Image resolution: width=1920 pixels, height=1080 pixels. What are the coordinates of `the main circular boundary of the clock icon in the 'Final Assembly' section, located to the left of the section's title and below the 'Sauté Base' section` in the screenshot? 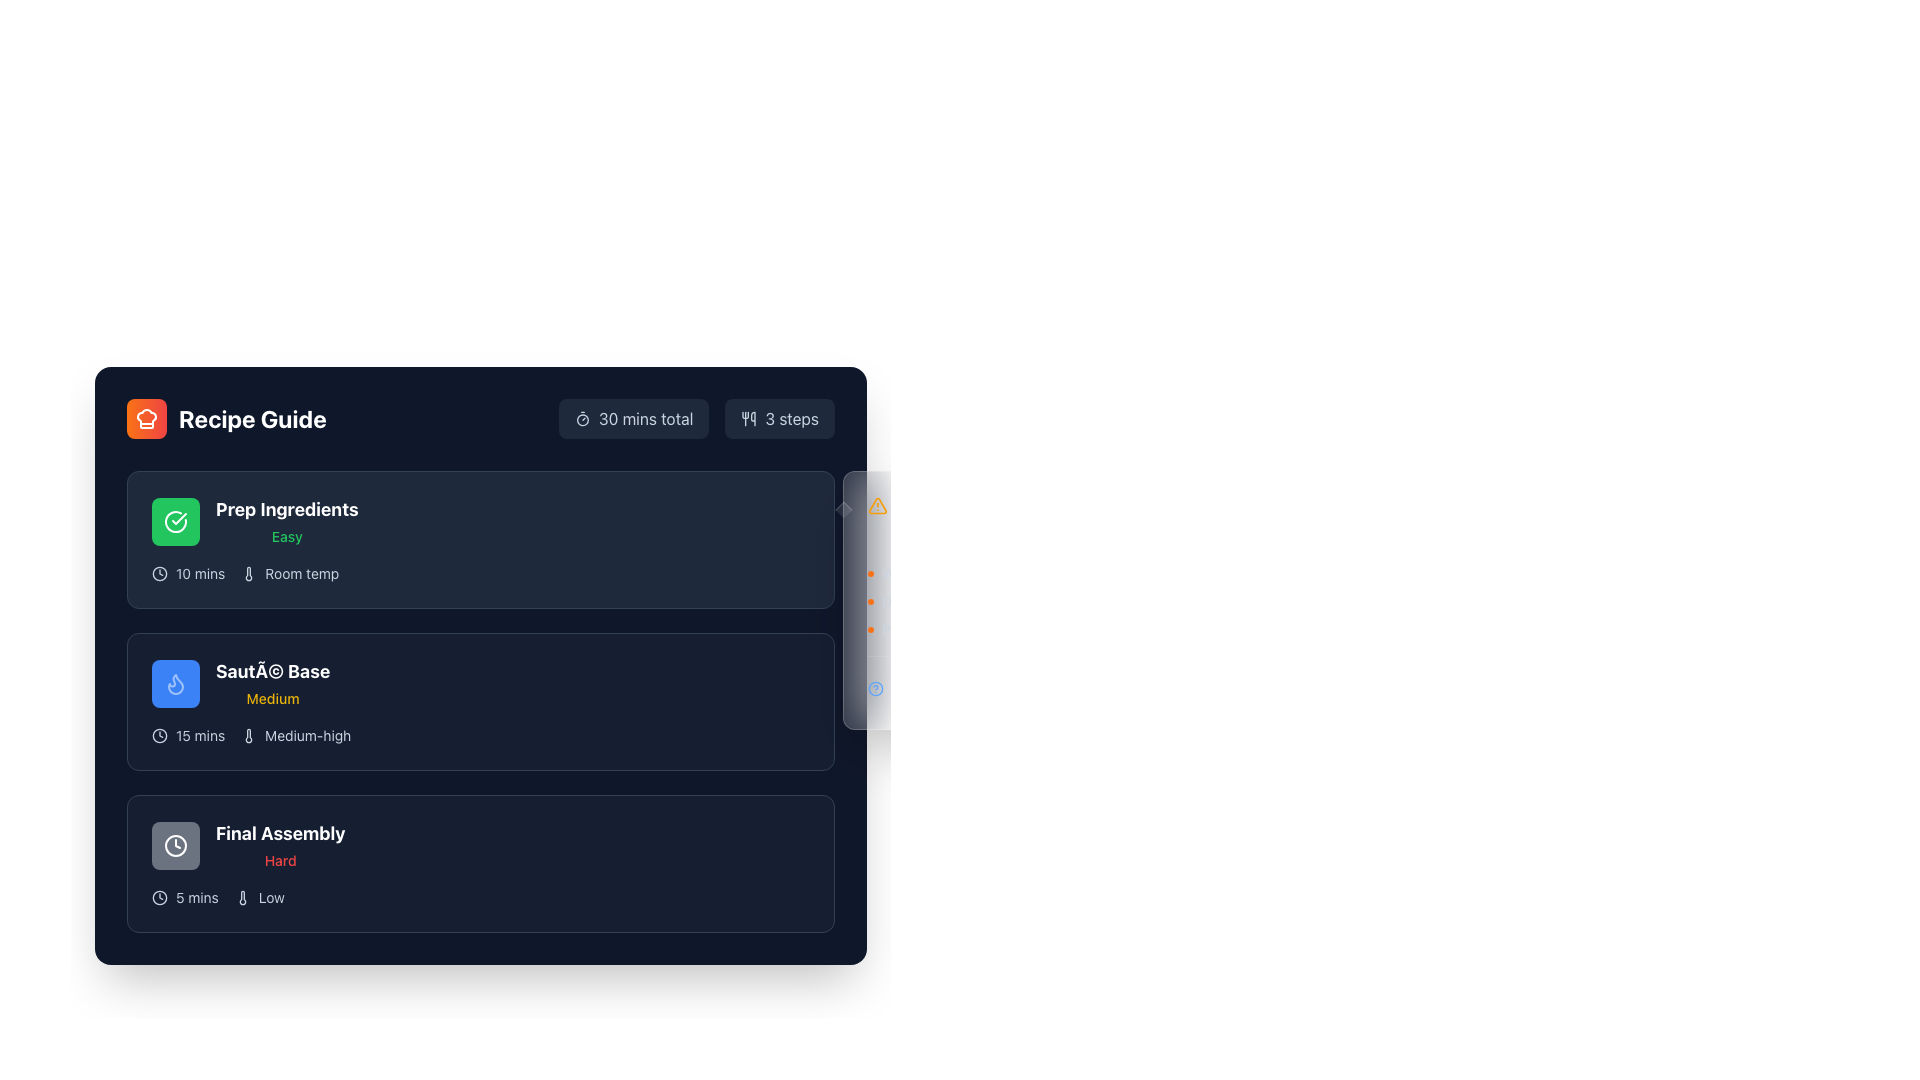 It's located at (158, 736).